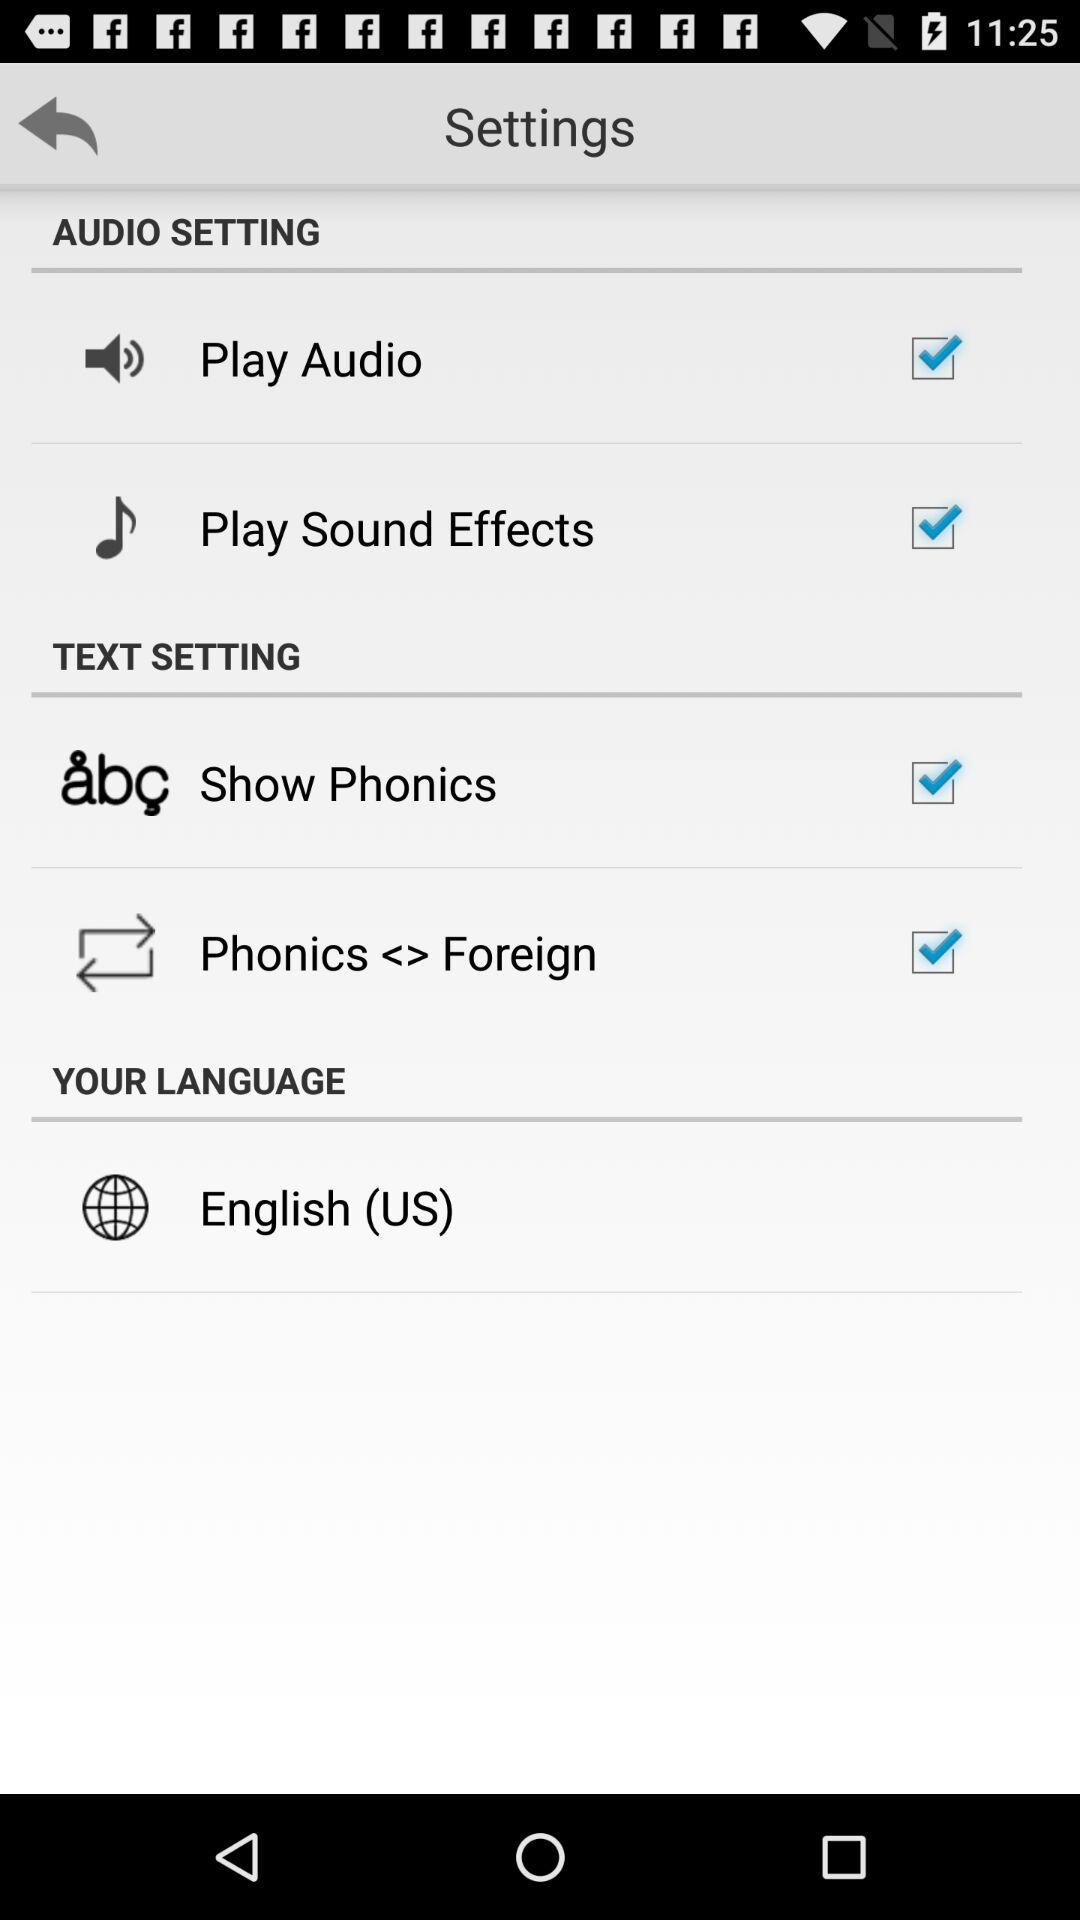 This screenshot has width=1080, height=1920. What do you see at coordinates (326, 1206) in the screenshot?
I see `english (us) app` at bounding box center [326, 1206].